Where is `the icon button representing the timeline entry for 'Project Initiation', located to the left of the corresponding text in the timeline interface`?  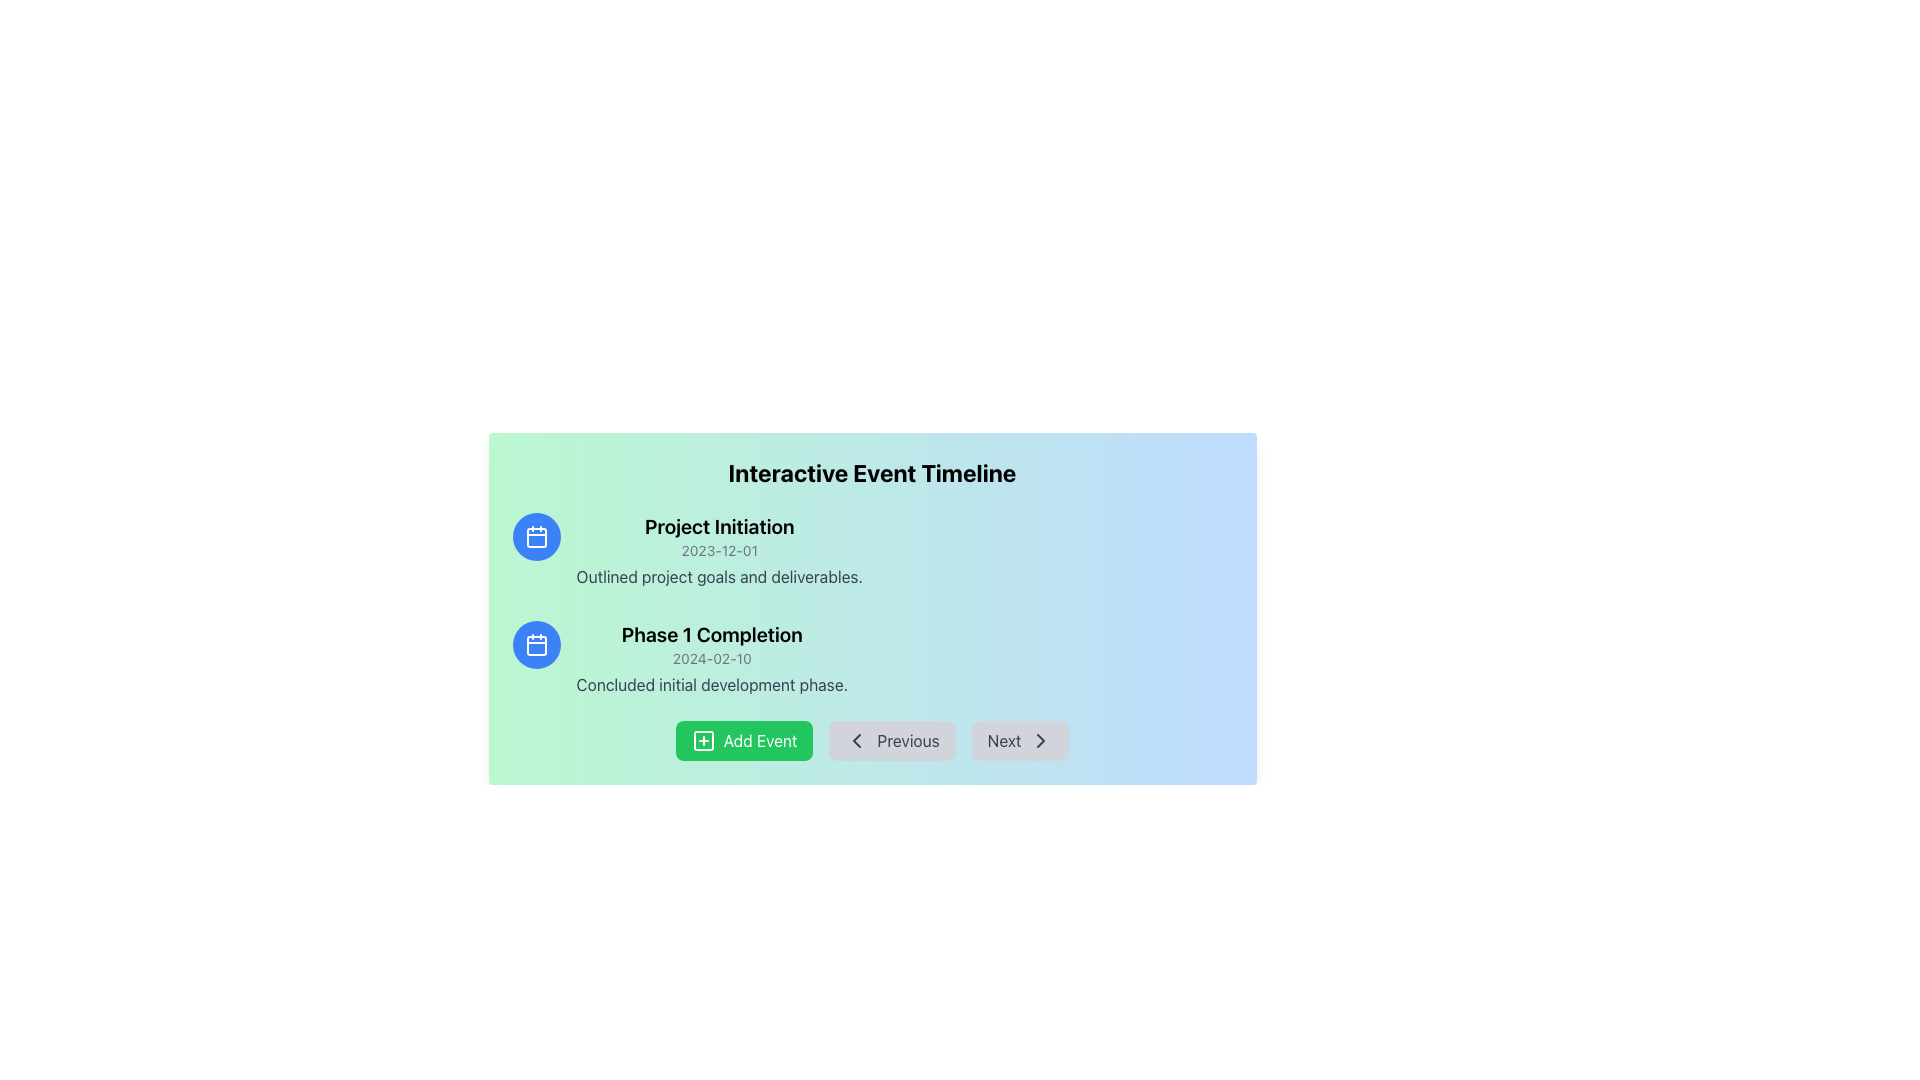 the icon button representing the timeline entry for 'Project Initiation', located to the left of the corresponding text in the timeline interface is located at coordinates (536, 535).